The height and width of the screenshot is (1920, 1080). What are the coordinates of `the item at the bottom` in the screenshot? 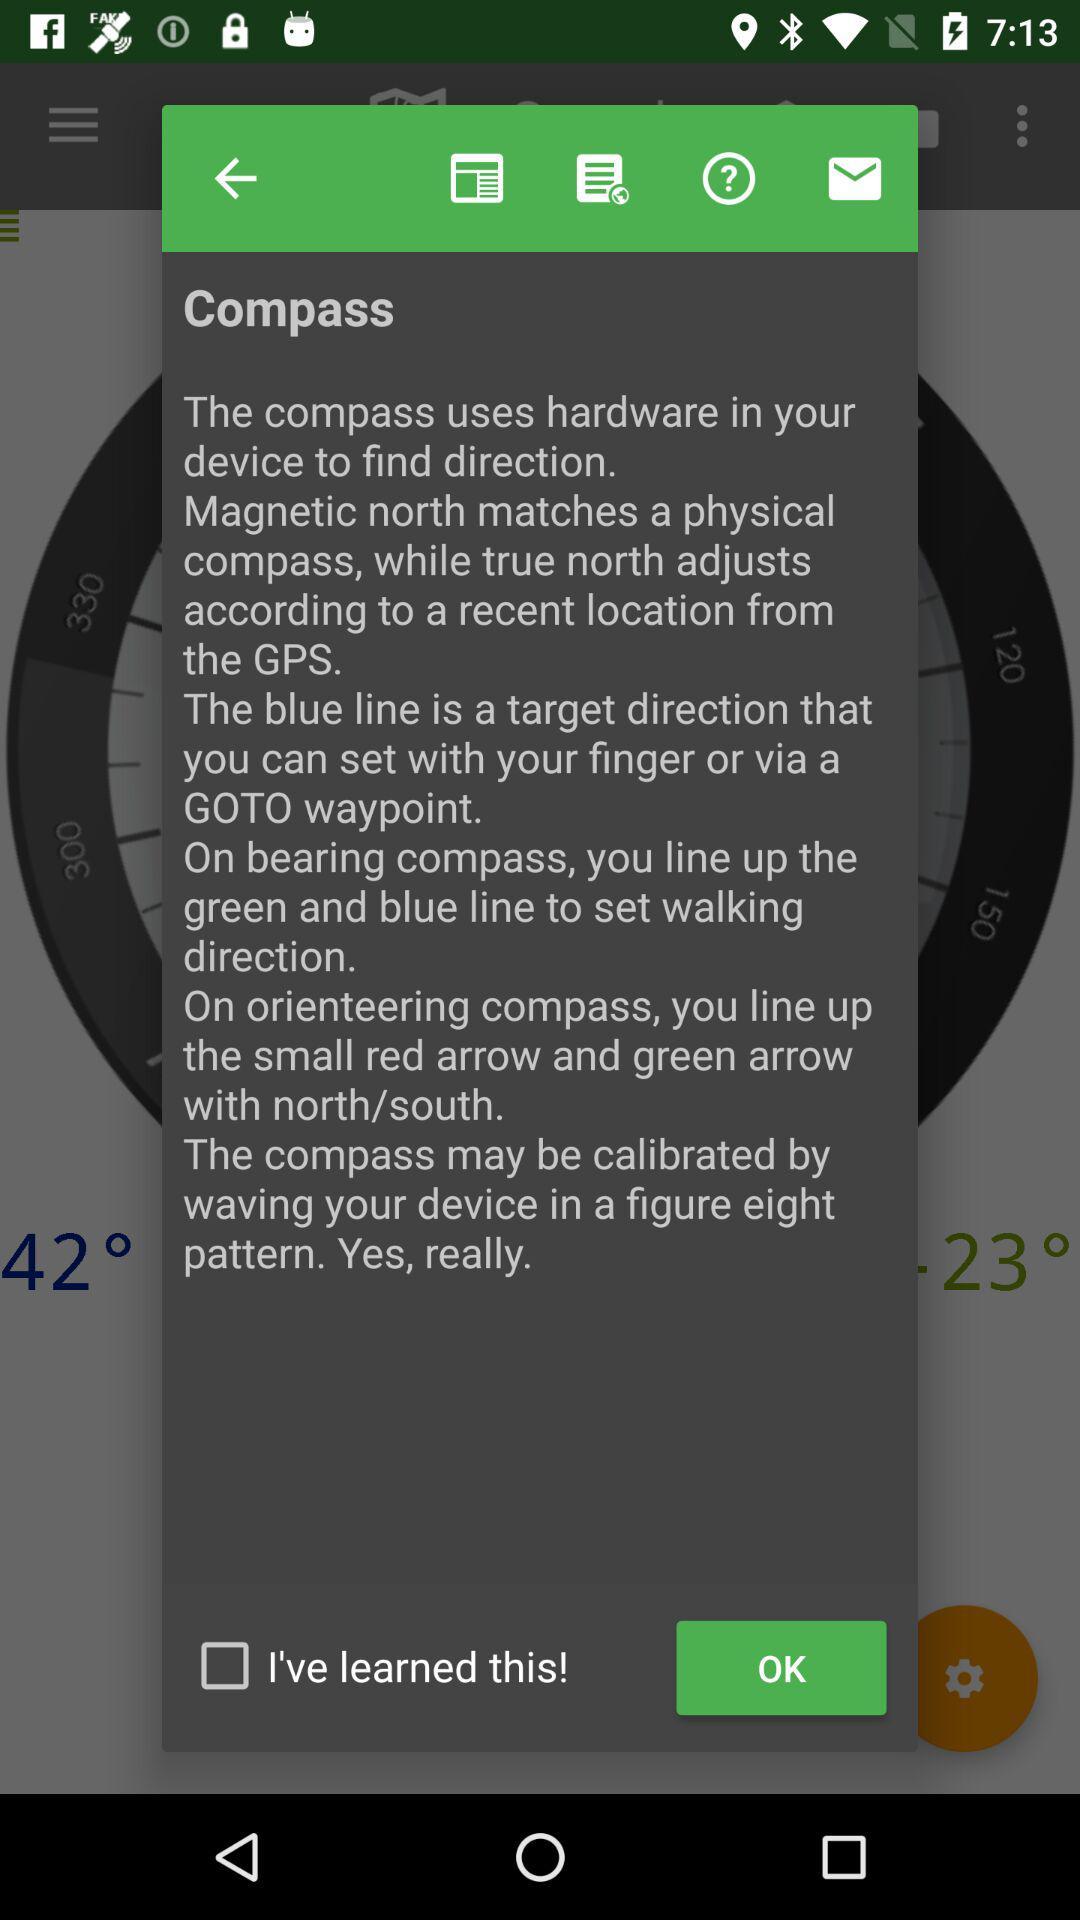 It's located at (423, 1665).